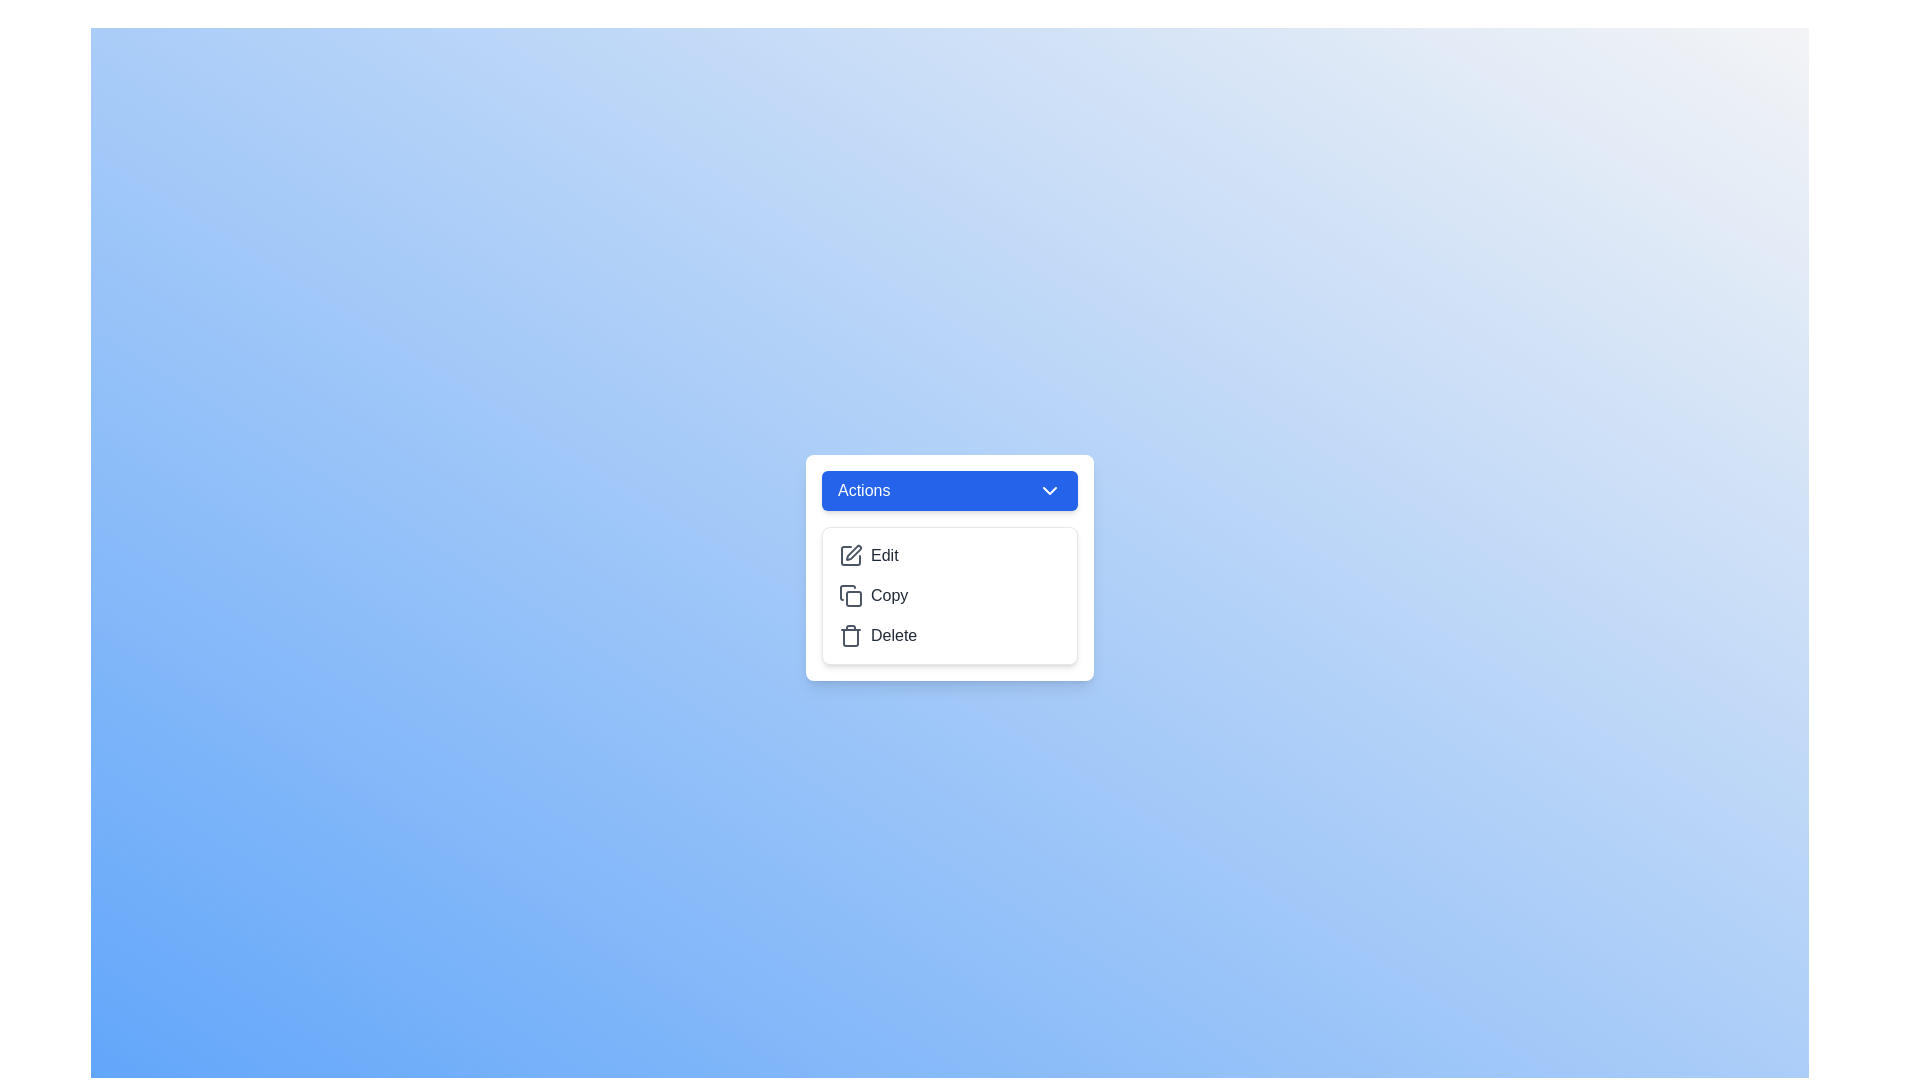 This screenshot has width=1920, height=1080. I want to click on the delete button, which is the third option in a dropdown menu, located below the 'Copy' button, so click(949, 636).